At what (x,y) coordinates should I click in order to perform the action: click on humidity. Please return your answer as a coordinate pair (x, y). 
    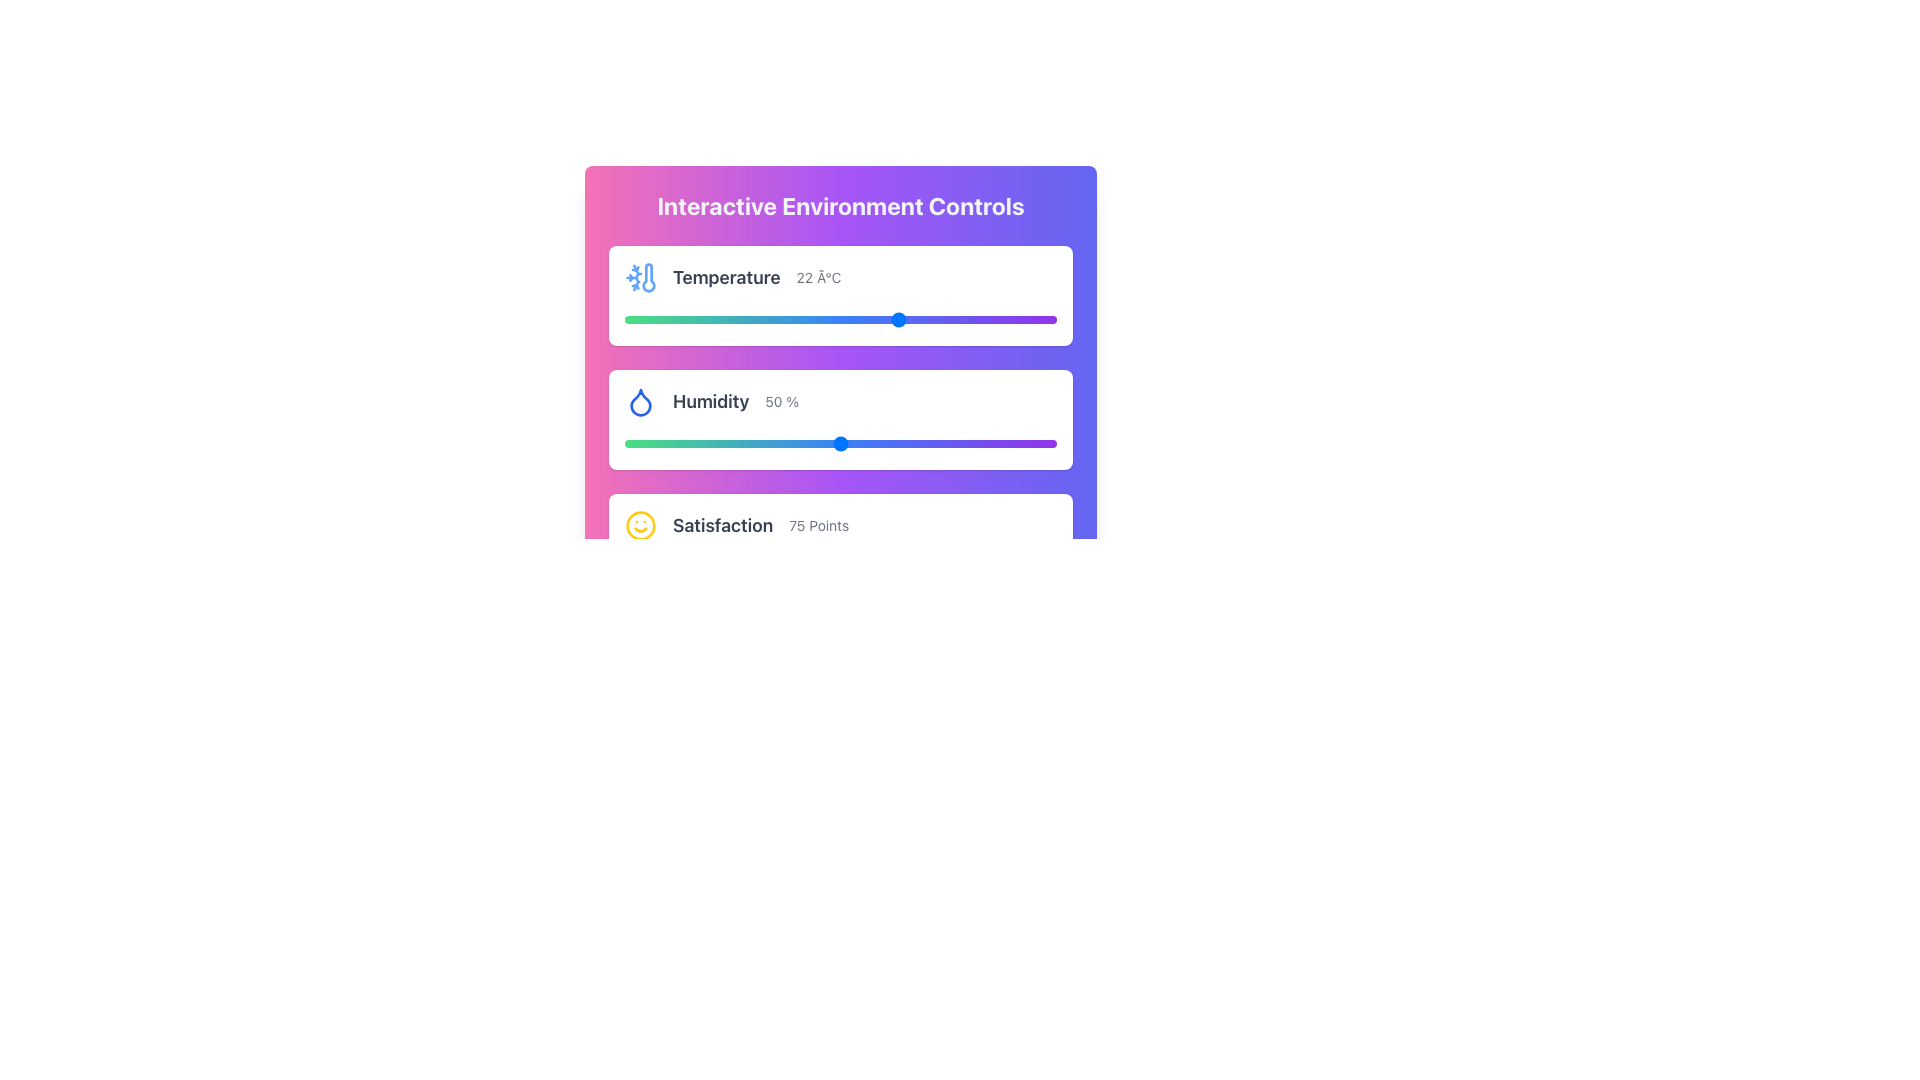
    Looking at the image, I should click on (904, 442).